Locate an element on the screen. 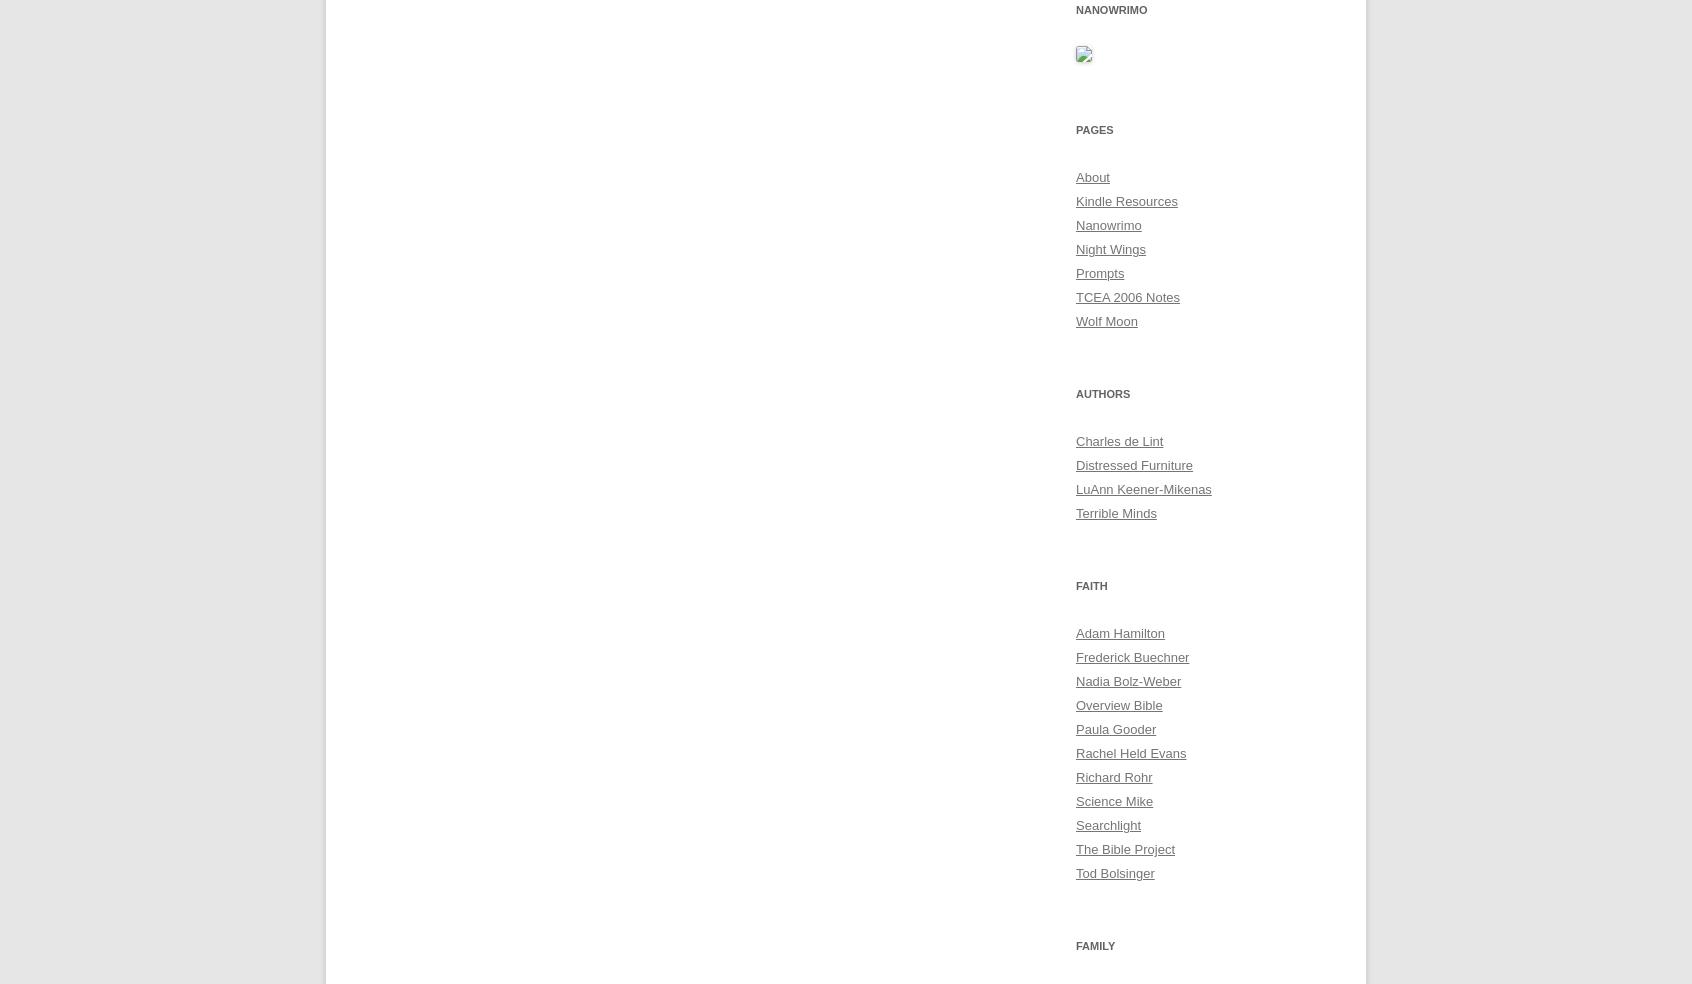 This screenshot has height=984, width=1692. 'Rachel Held Evans' is located at coordinates (1129, 752).